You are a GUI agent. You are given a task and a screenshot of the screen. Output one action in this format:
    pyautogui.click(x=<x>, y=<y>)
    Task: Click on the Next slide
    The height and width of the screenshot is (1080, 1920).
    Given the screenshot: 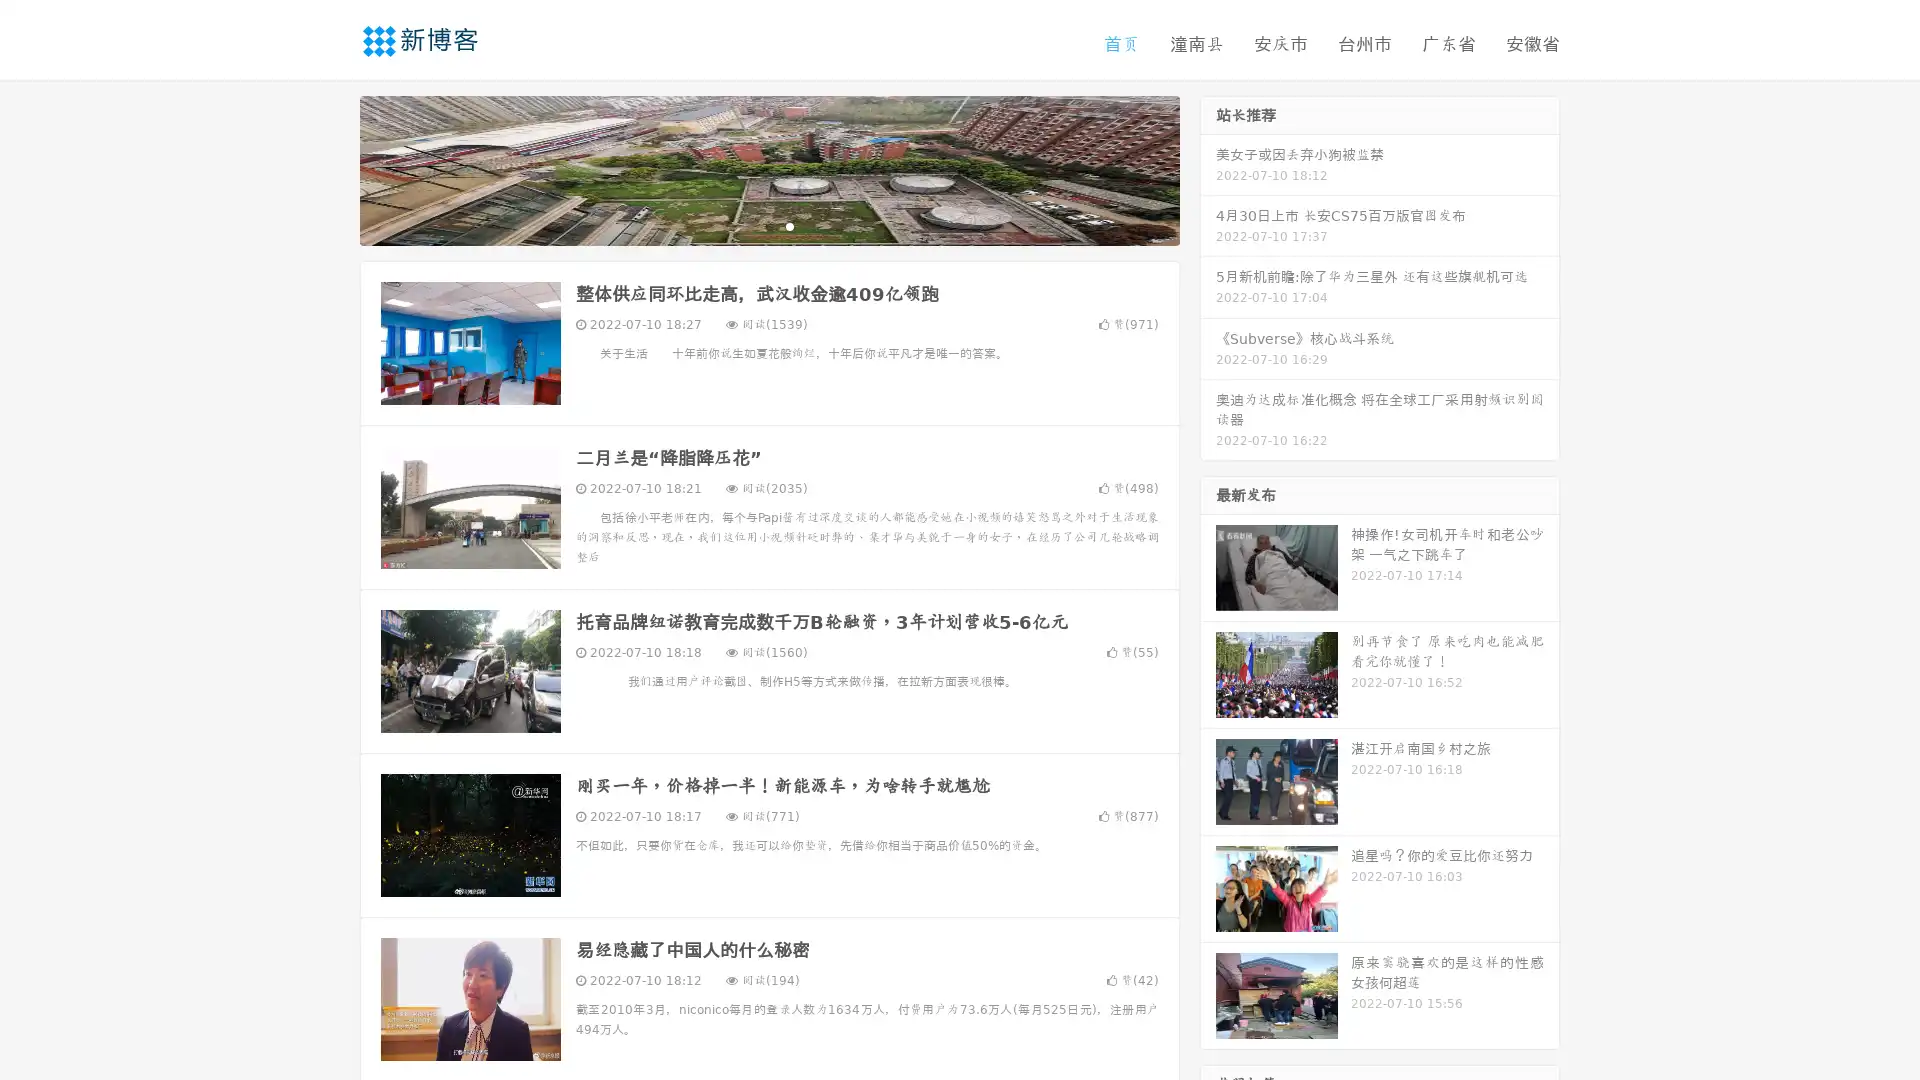 What is the action you would take?
    pyautogui.click(x=1208, y=168)
    